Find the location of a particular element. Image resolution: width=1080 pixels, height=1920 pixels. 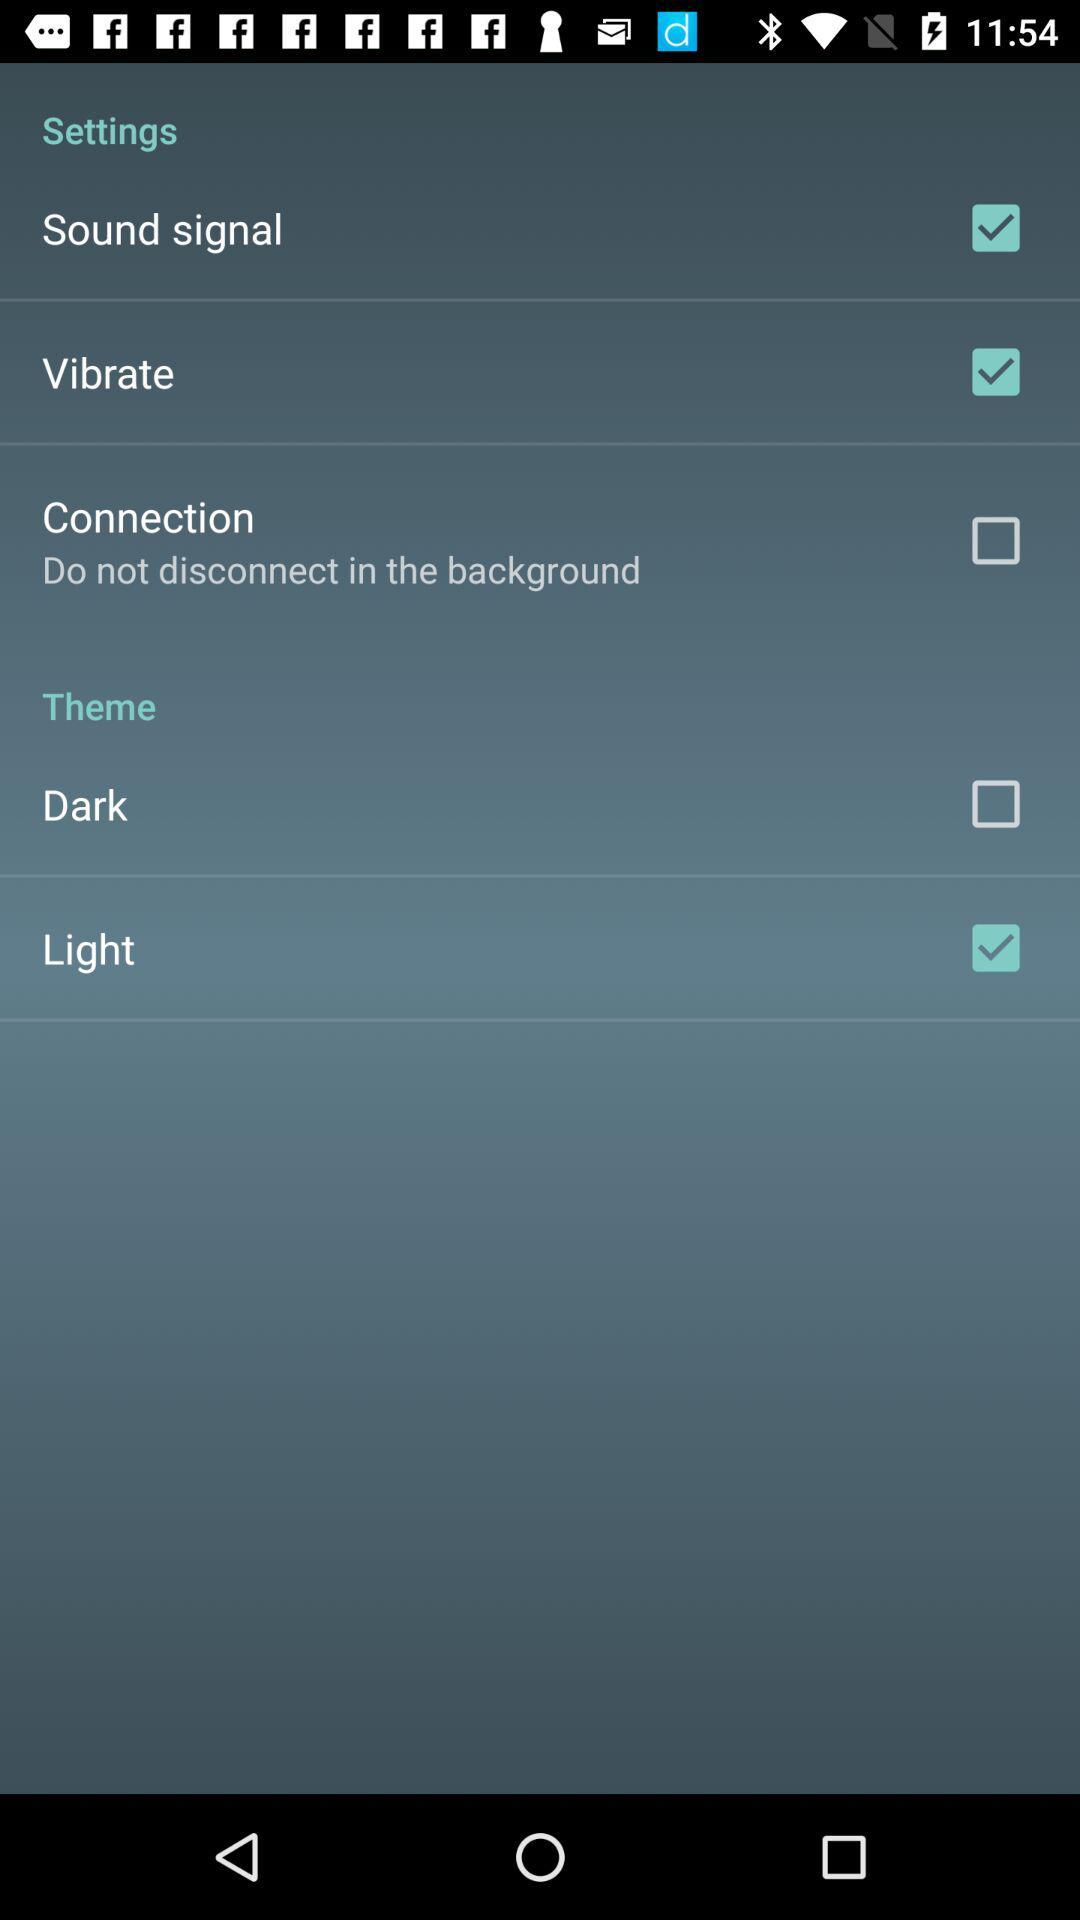

theme app is located at coordinates (540, 684).